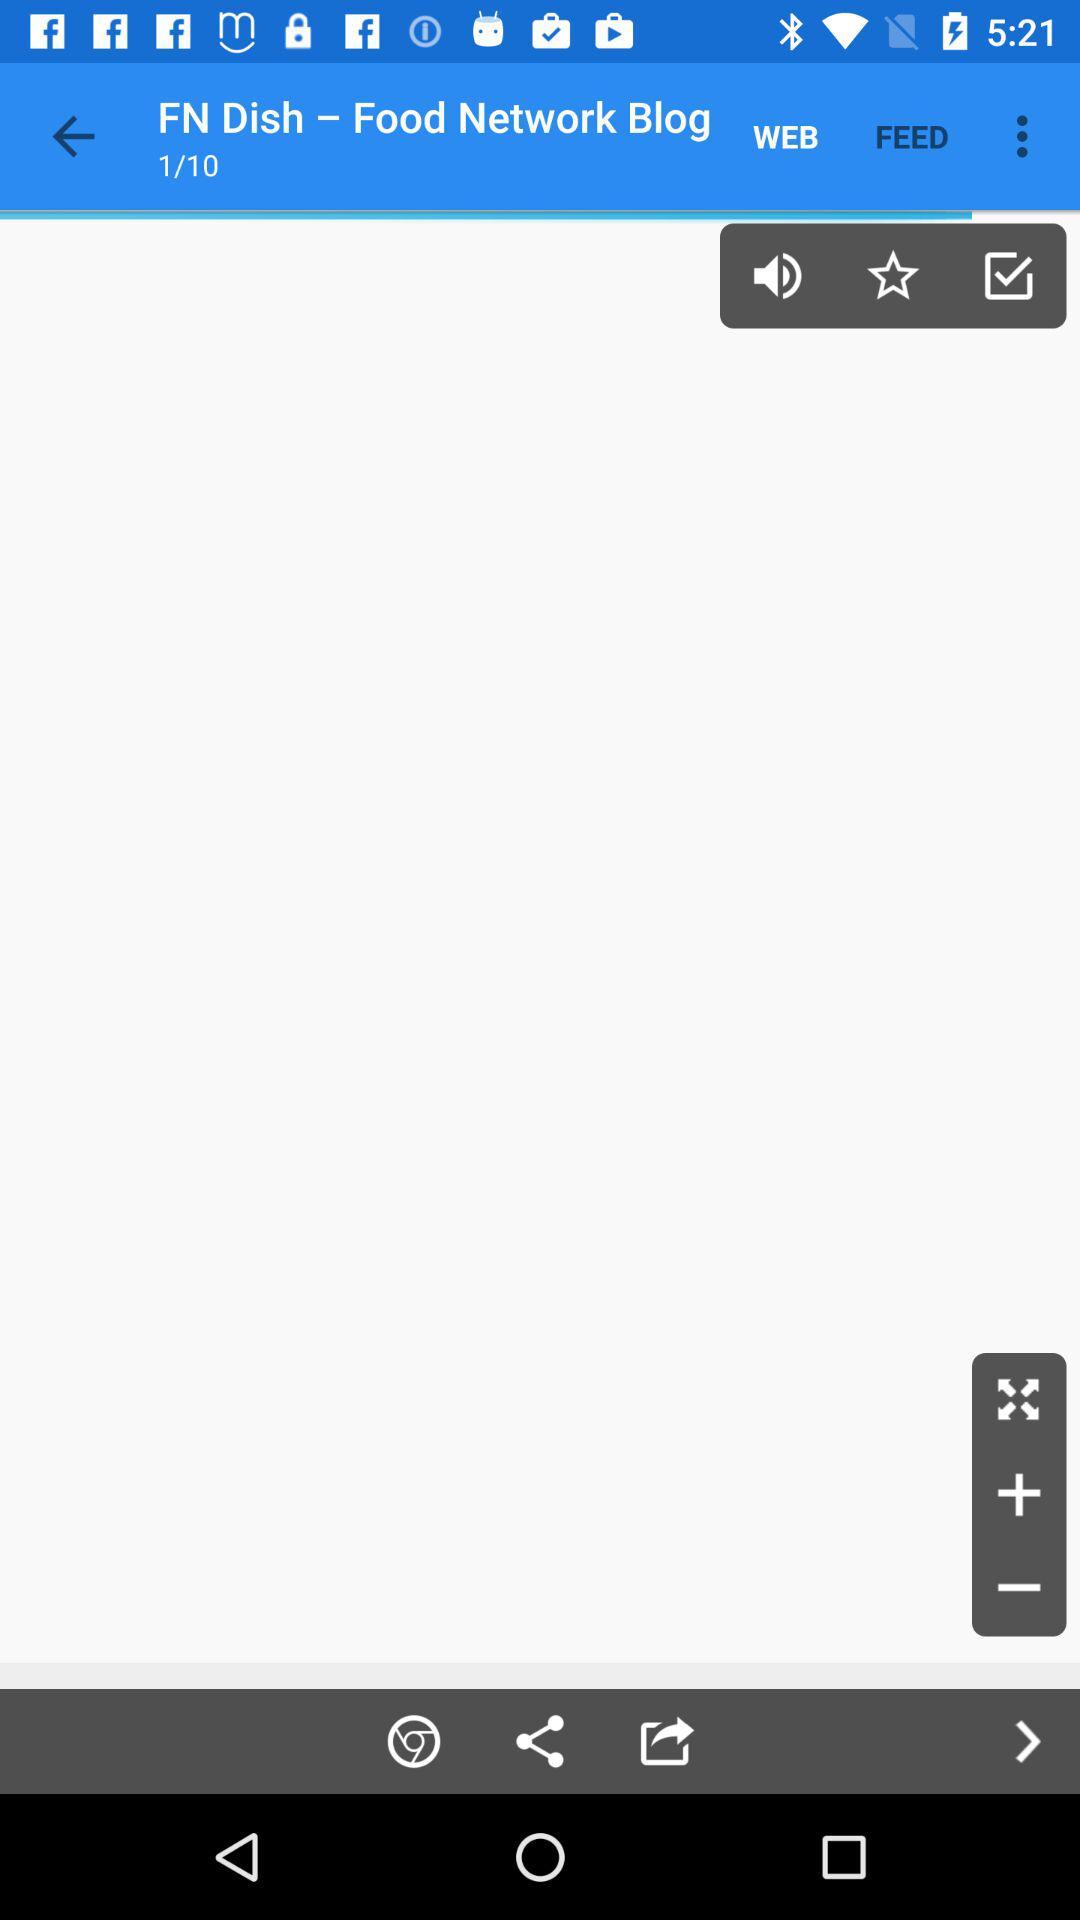 This screenshot has width=1080, height=1920. Describe the element at coordinates (776, 274) in the screenshot. I see `the volume icon` at that location.